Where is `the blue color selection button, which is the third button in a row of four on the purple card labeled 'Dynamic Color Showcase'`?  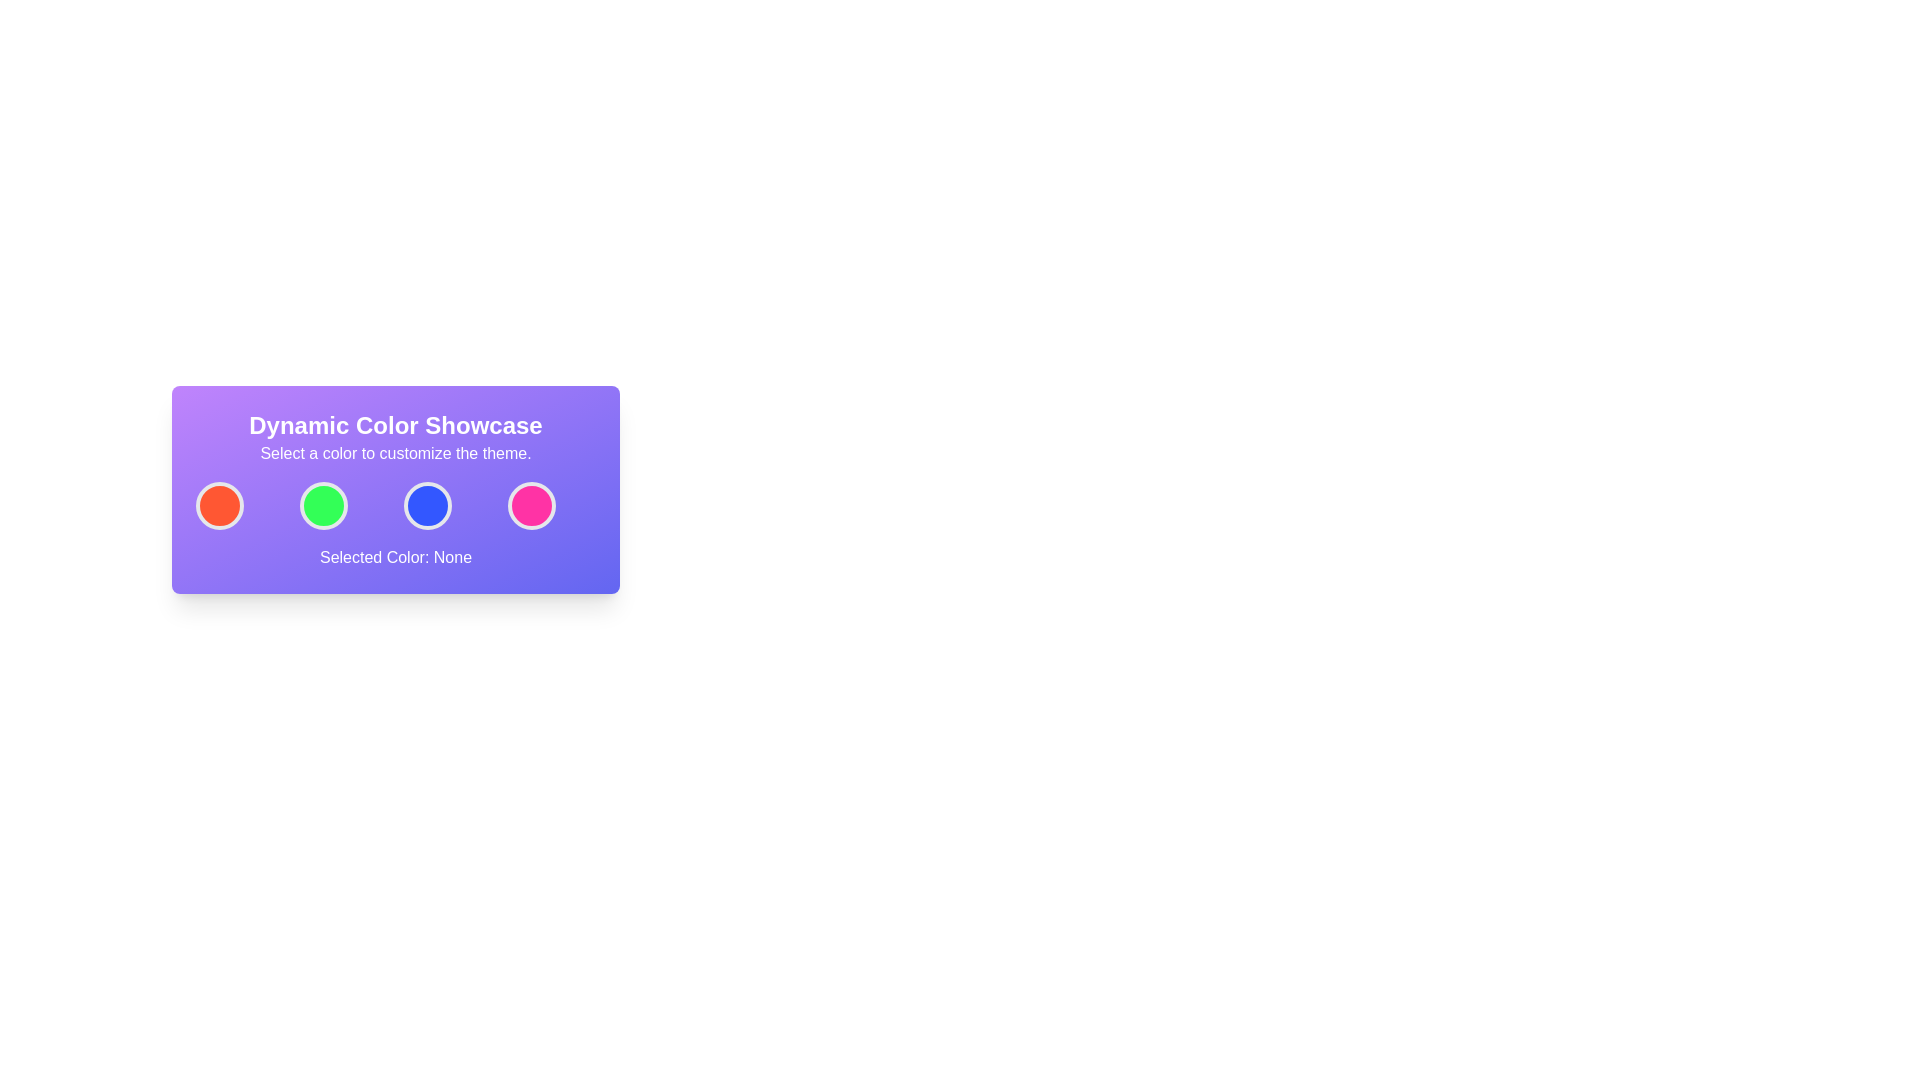
the blue color selection button, which is the third button in a row of four on the purple card labeled 'Dynamic Color Showcase' is located at coordinates (426, 504).